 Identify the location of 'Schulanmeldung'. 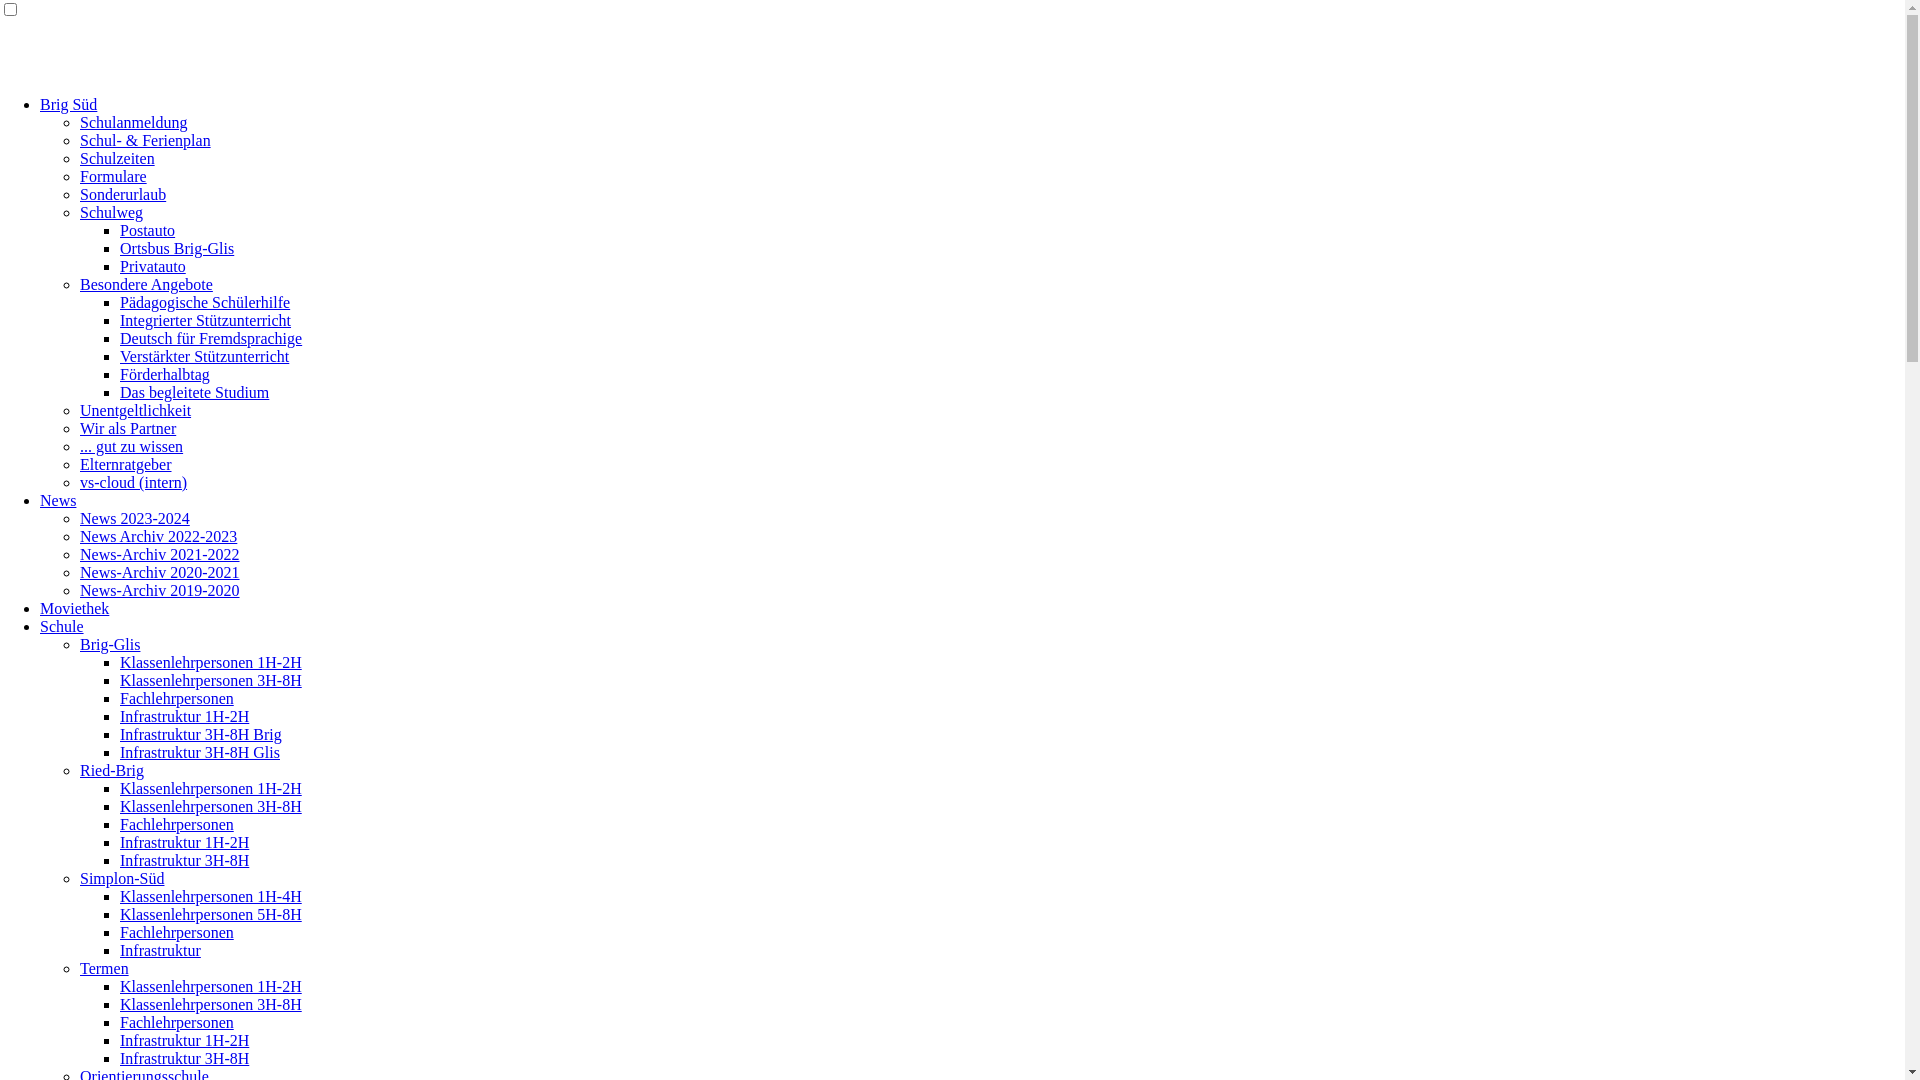
(133, 122).